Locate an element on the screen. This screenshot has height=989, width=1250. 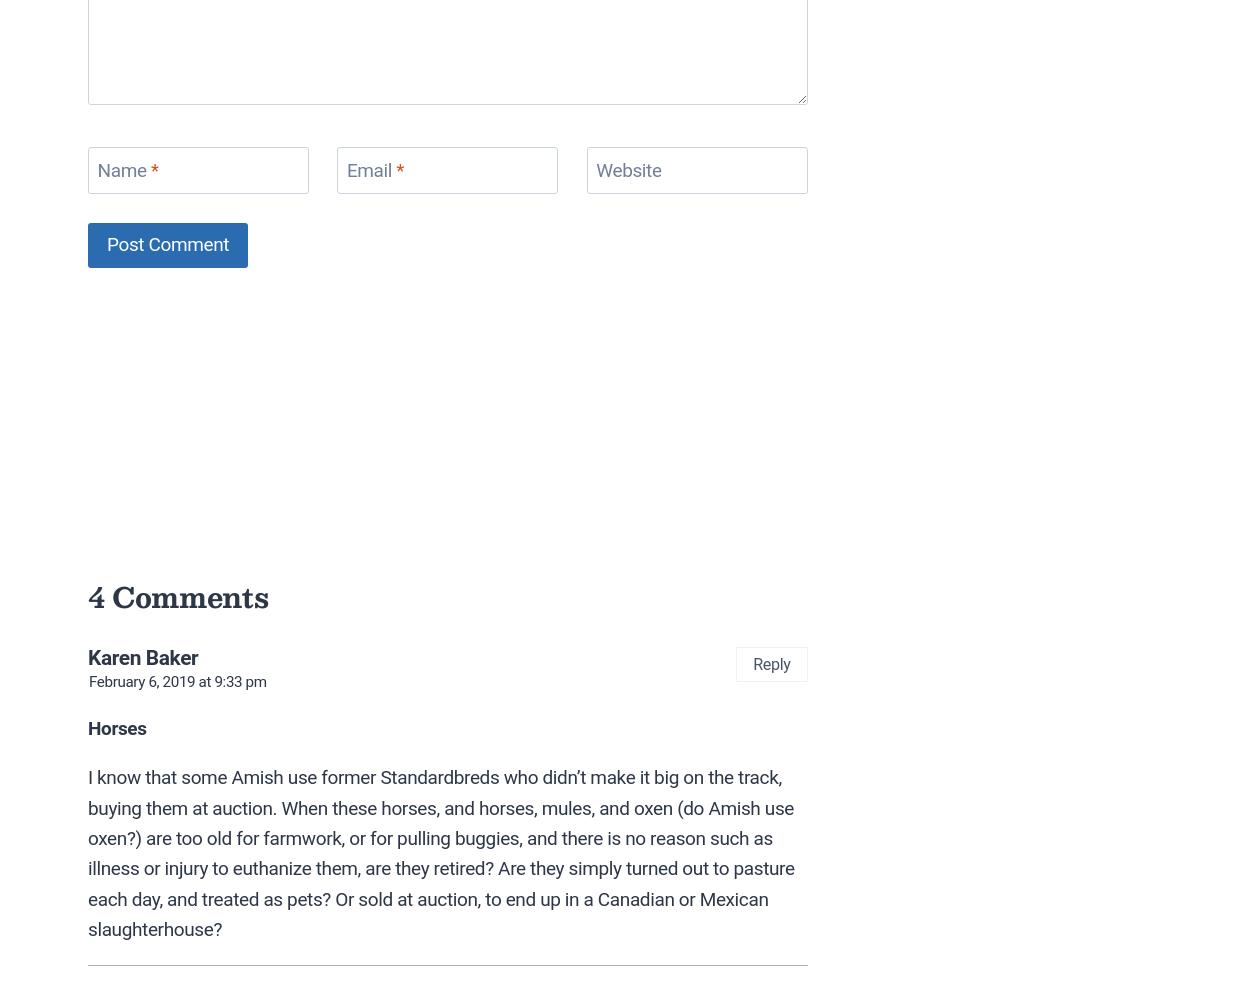
'I know that some Amish use former Standardbreds who didn’t make it big on the track, buying them at auction.  When these horses, and horses, mules, and oxen (do Amish use oxen?) are too old for farmwork, or for pulling buggies, and there is no reason such as illness or injury to euthanize them, are they retired?  Are they simply turned out to pasture each day, and treated as pets?  Or sold at auction, to end up in a Canadian or Mexican slaughterhouse?' is located at coordinates (440, 853).